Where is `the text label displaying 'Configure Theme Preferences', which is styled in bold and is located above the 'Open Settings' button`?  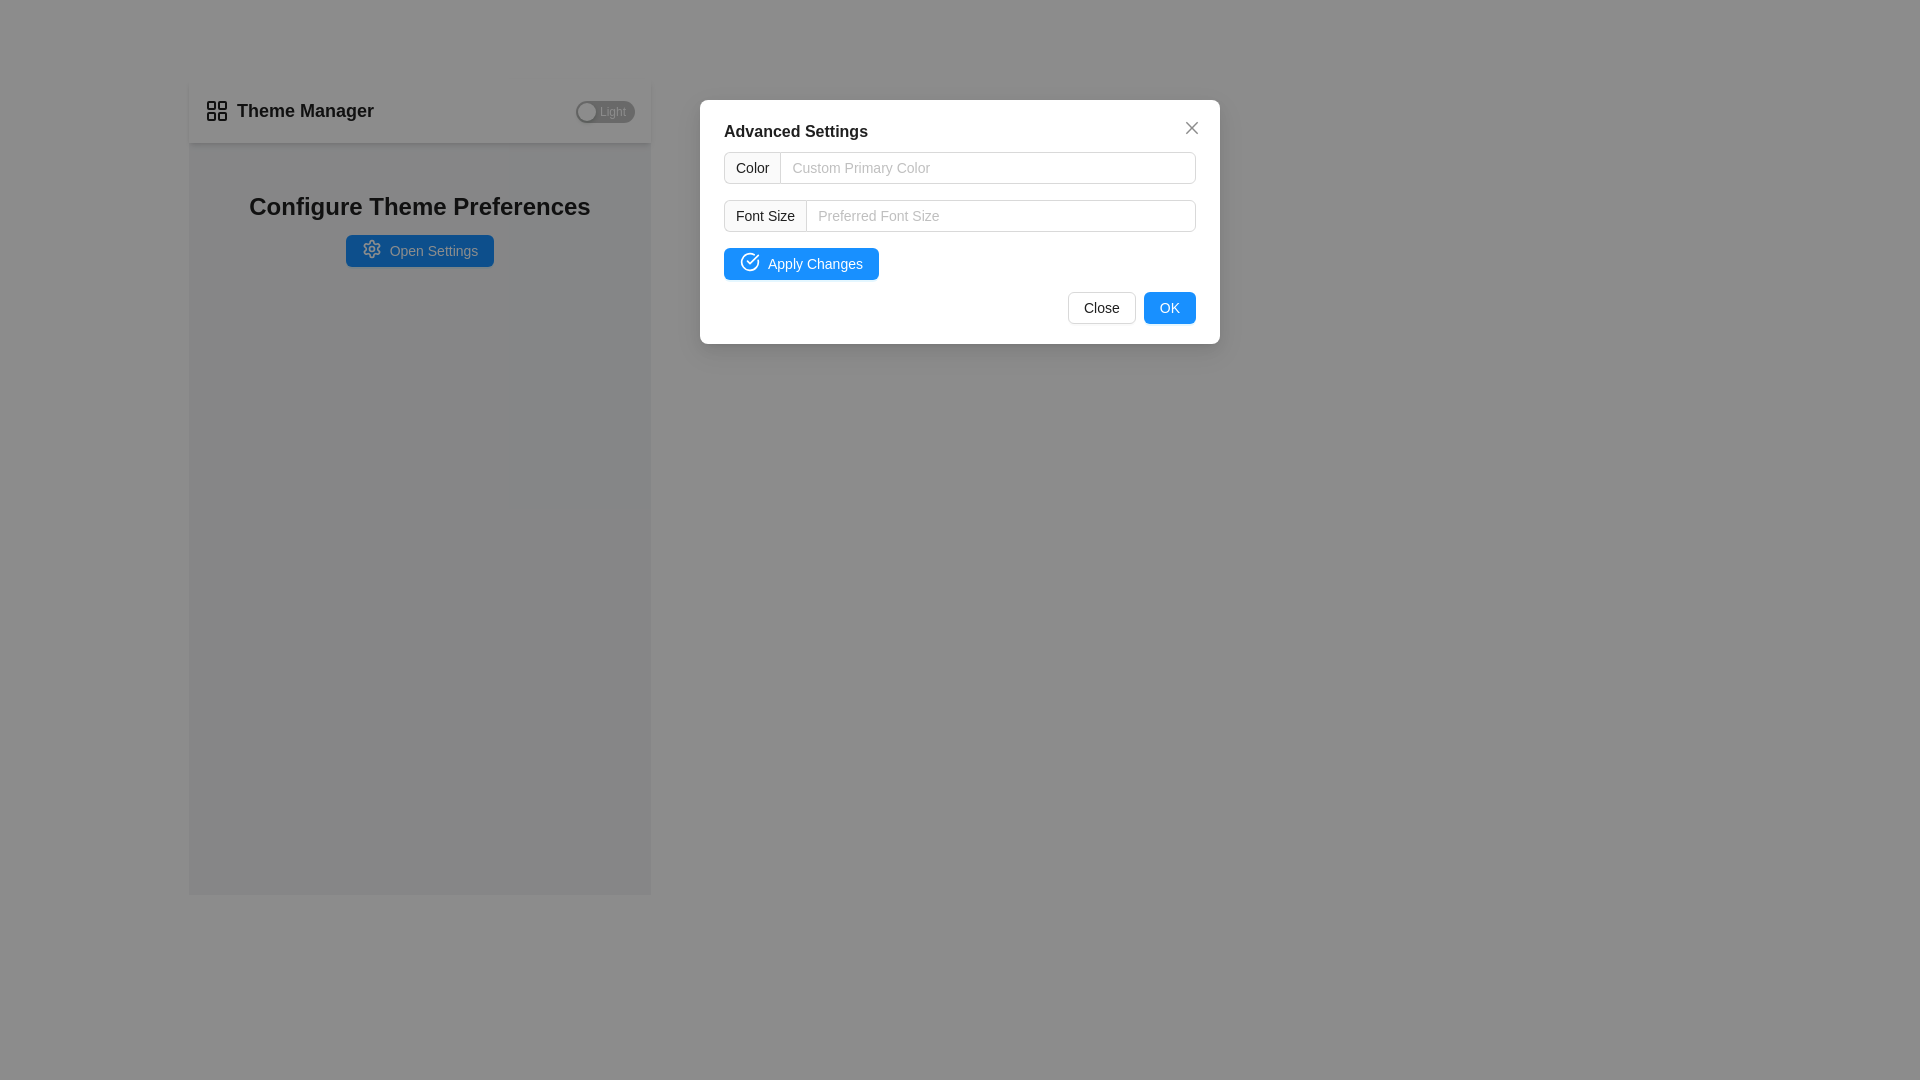
the text label displaying 'Configure Theme Preferences', which is styled in bold and is located above the 'Open Settings' button is located at coordinates (419, 207).